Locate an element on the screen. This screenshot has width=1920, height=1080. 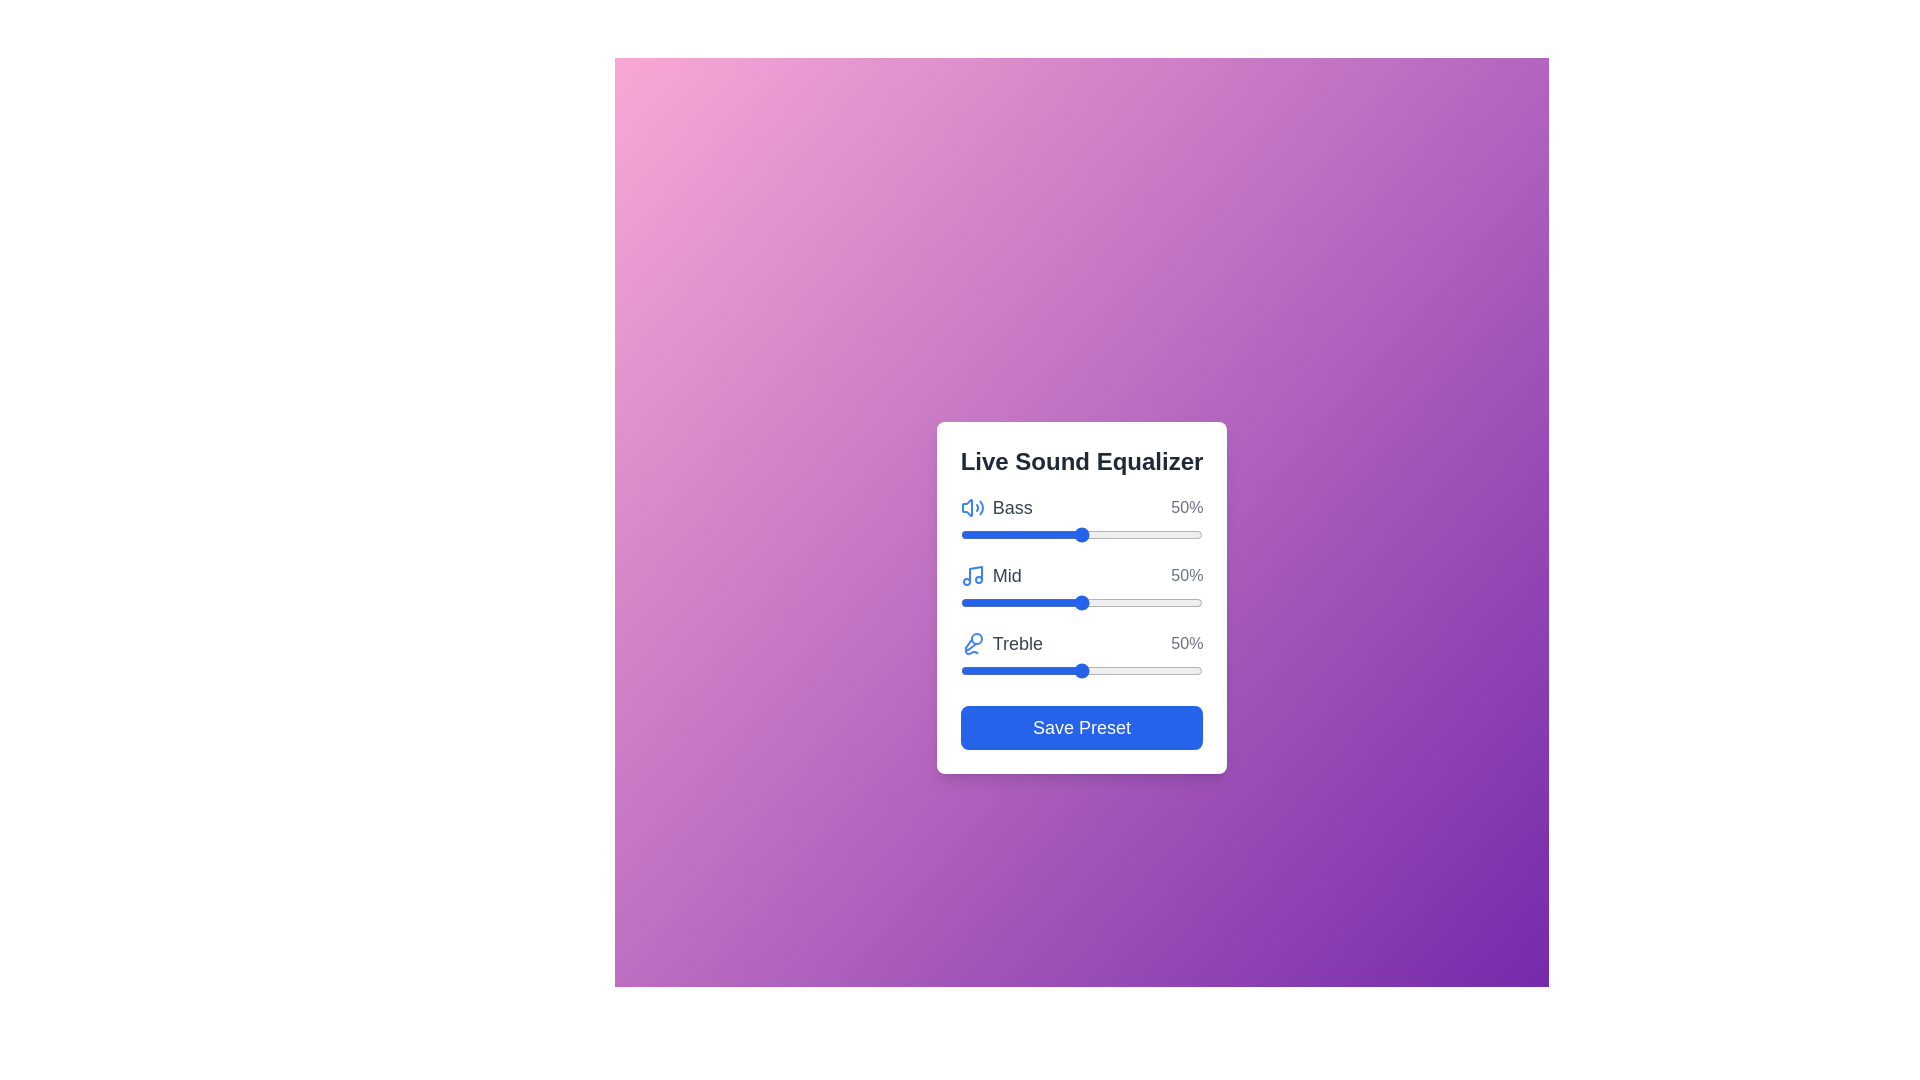
the 'Mid' slider to 12% is located at coordinates (989, 601).